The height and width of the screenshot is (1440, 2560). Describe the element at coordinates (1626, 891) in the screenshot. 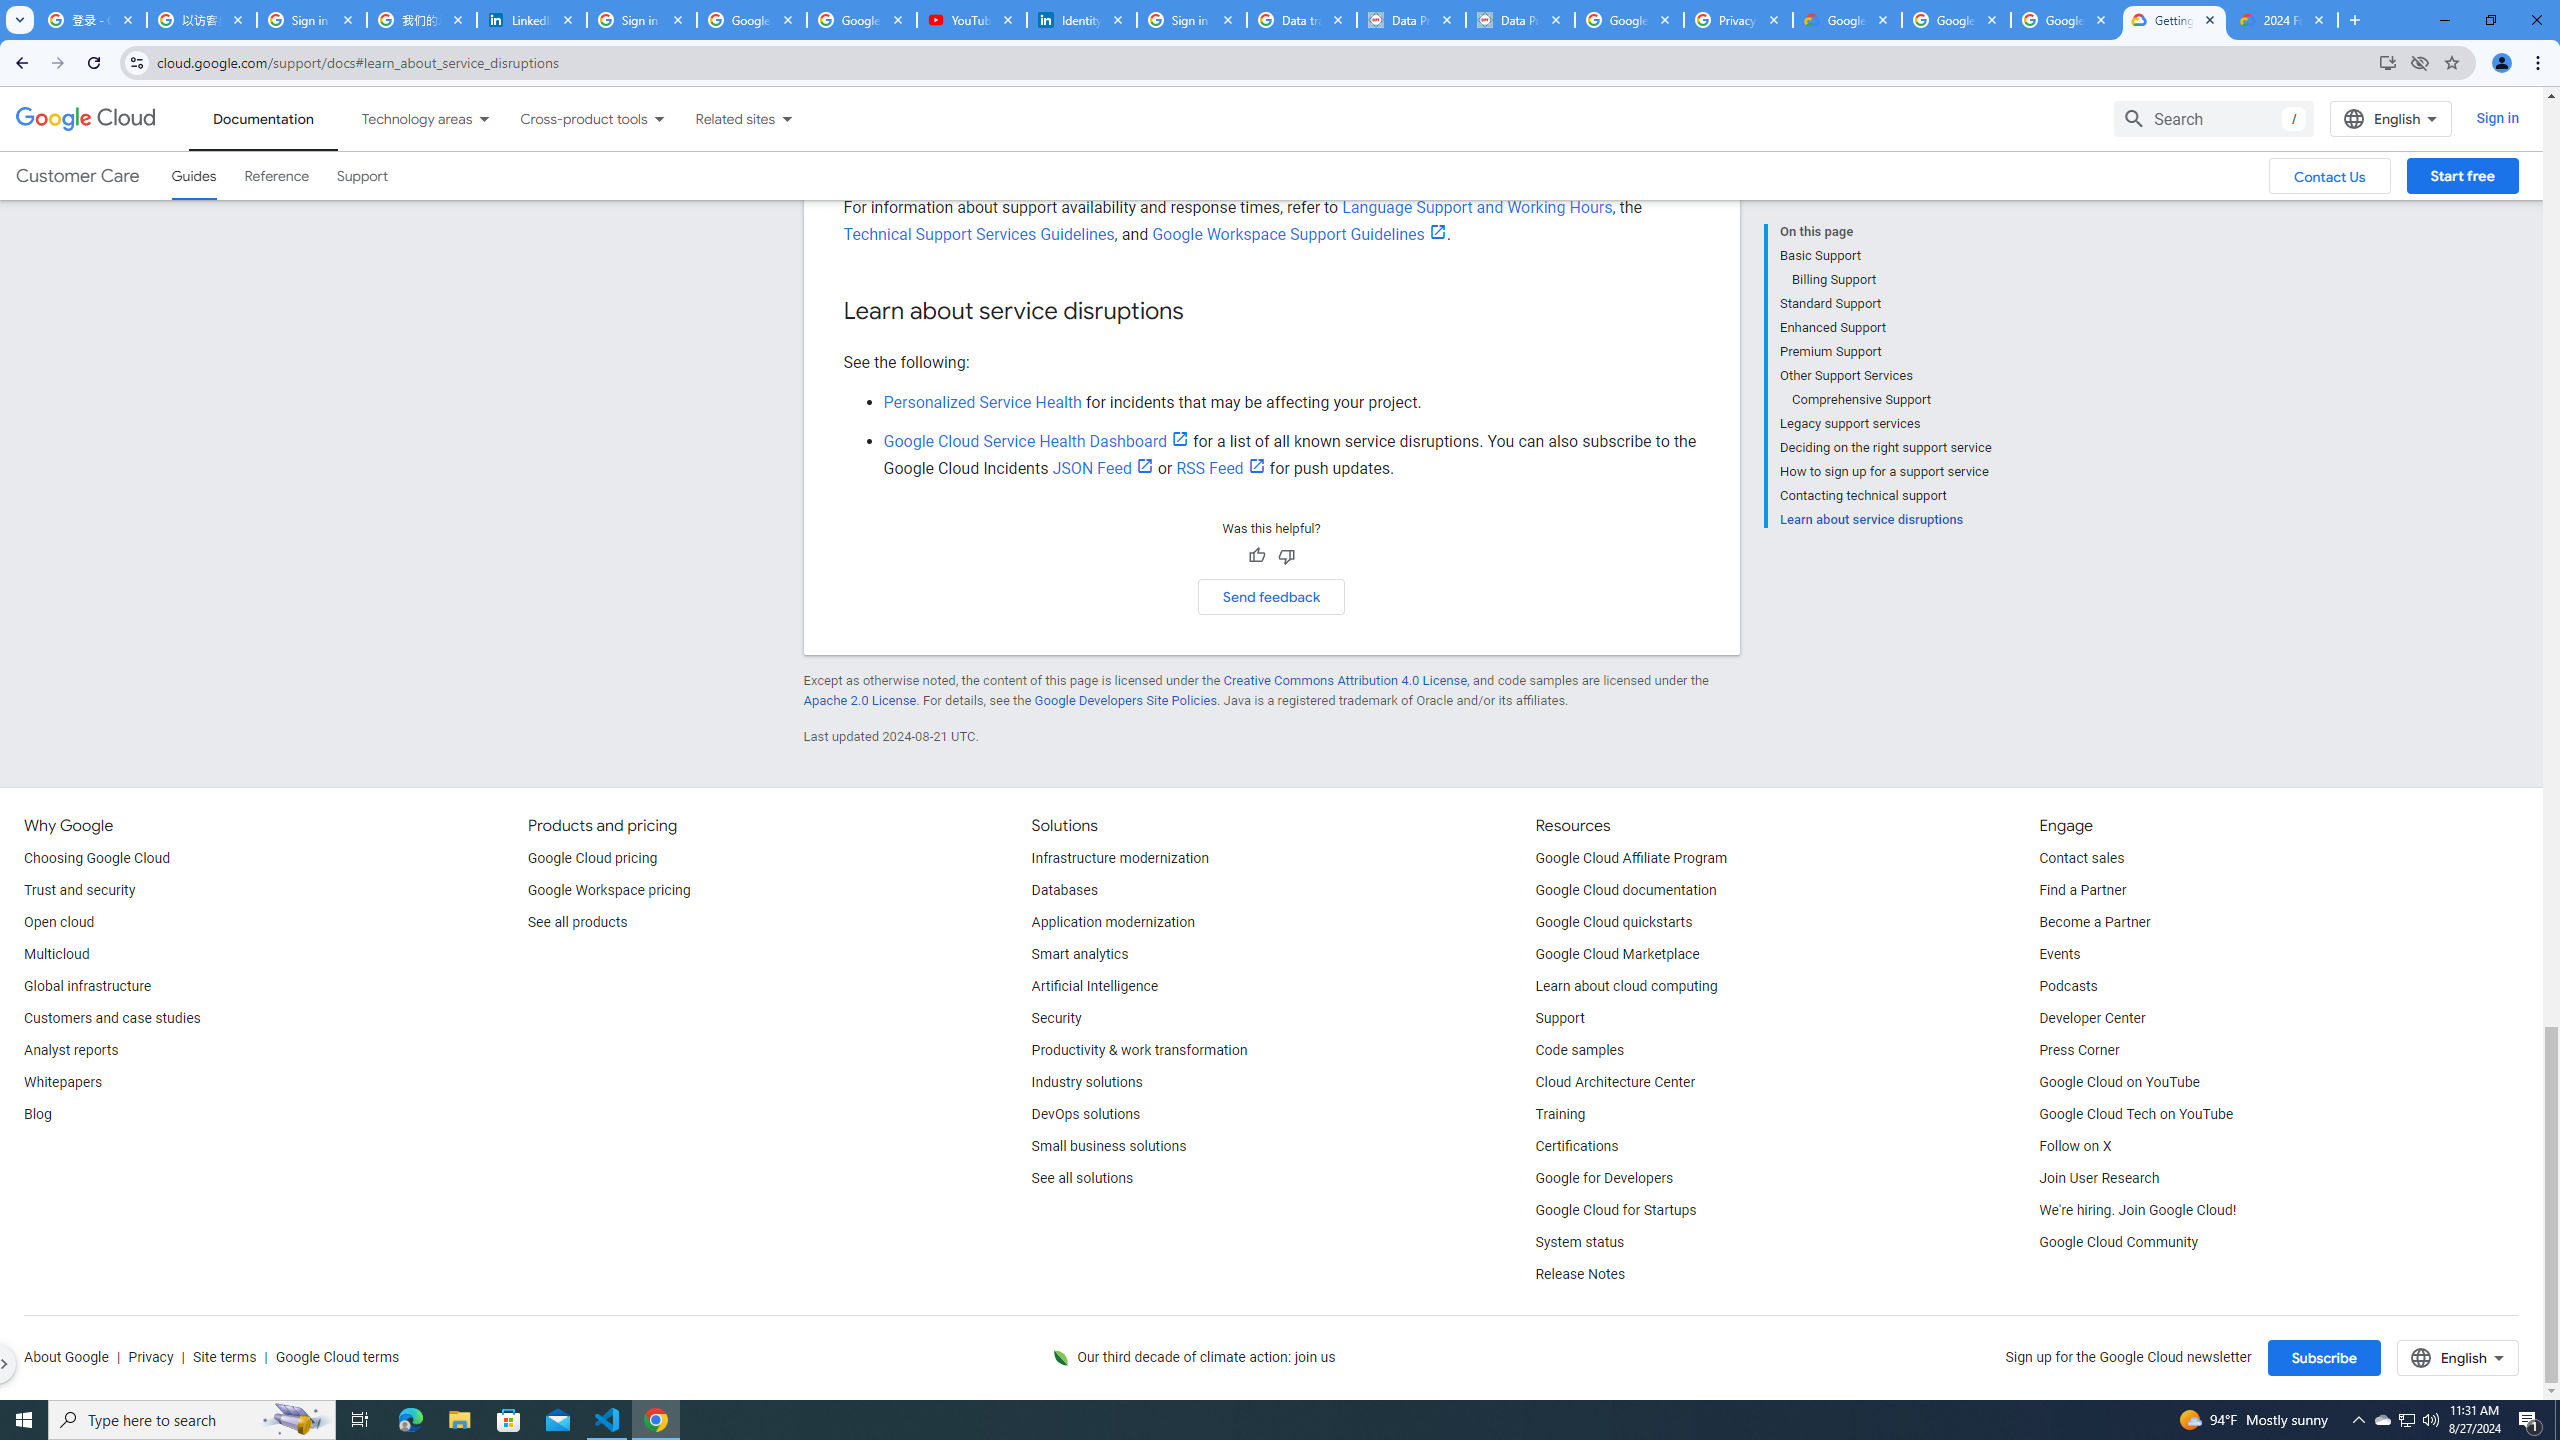

I see `'Google Cloud documentation'` at that location.